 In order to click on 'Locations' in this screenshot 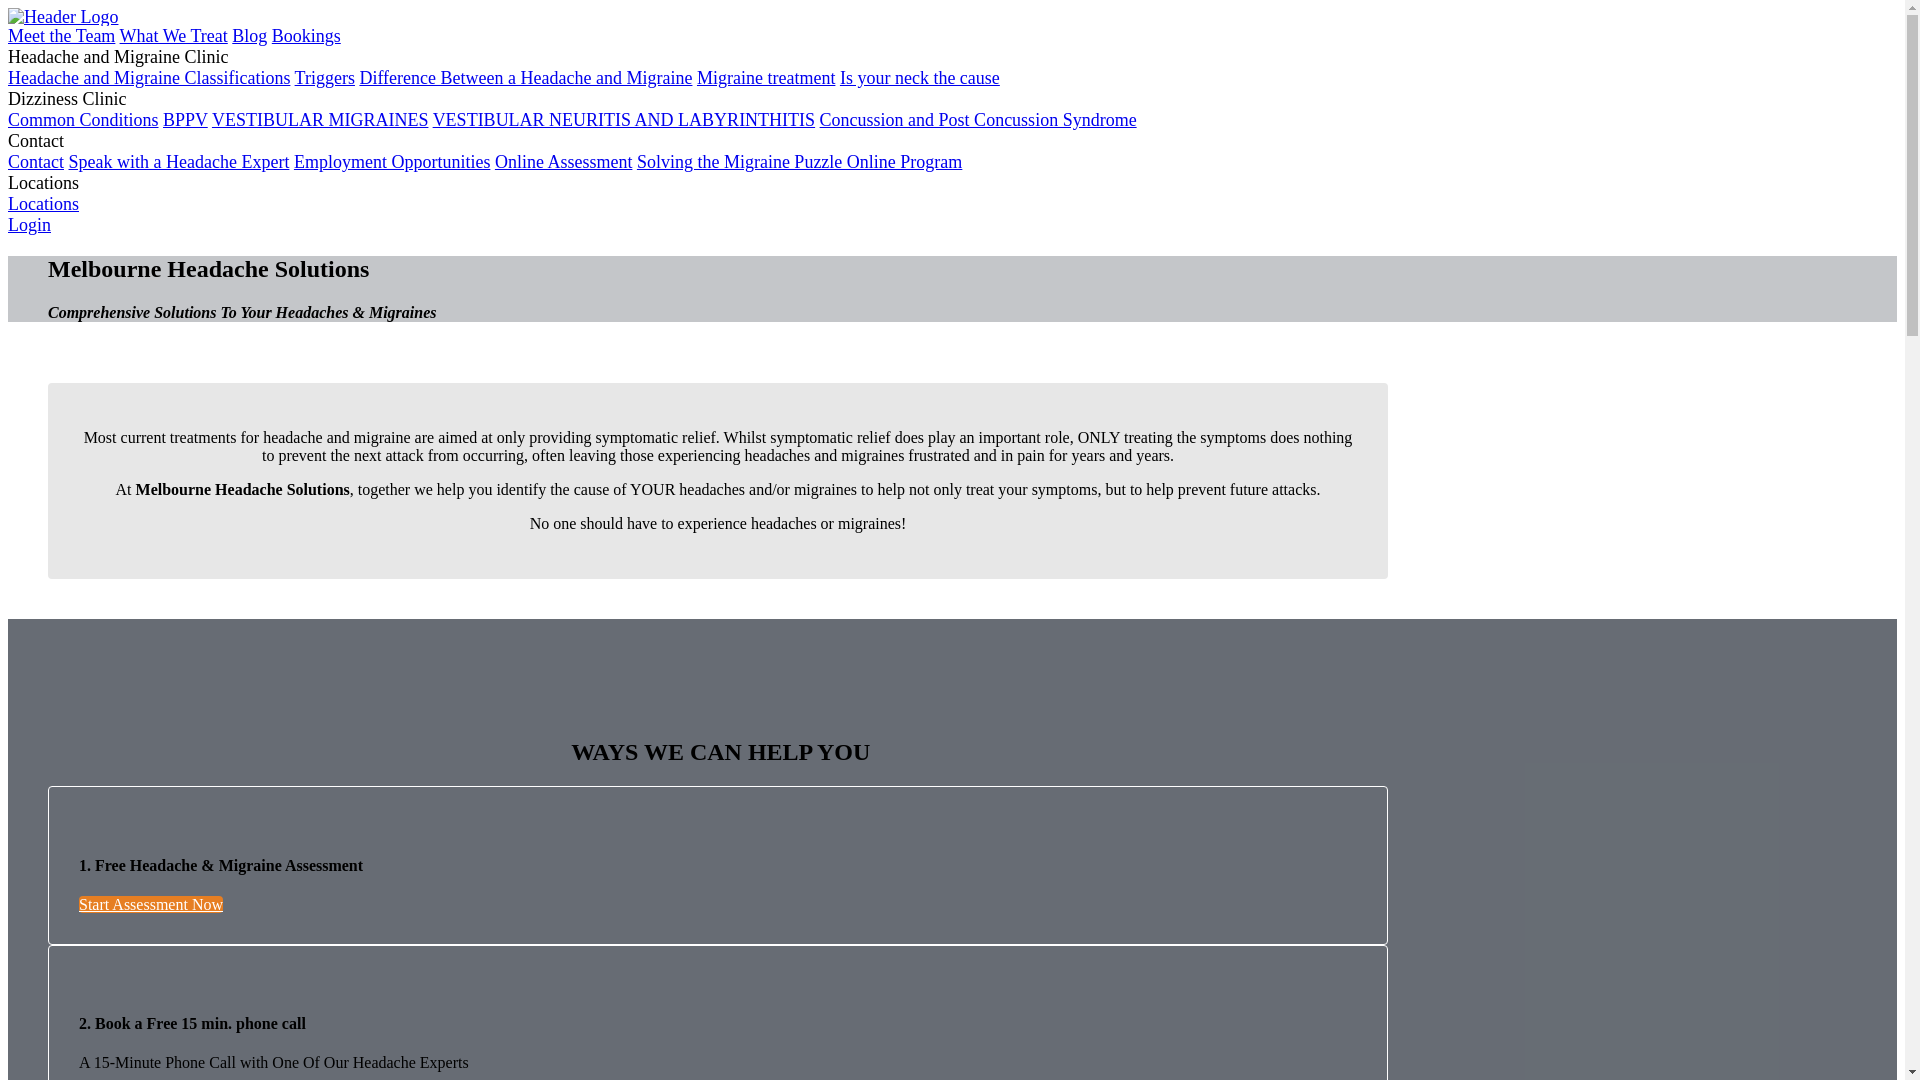, I will do `click(8, 182)`.